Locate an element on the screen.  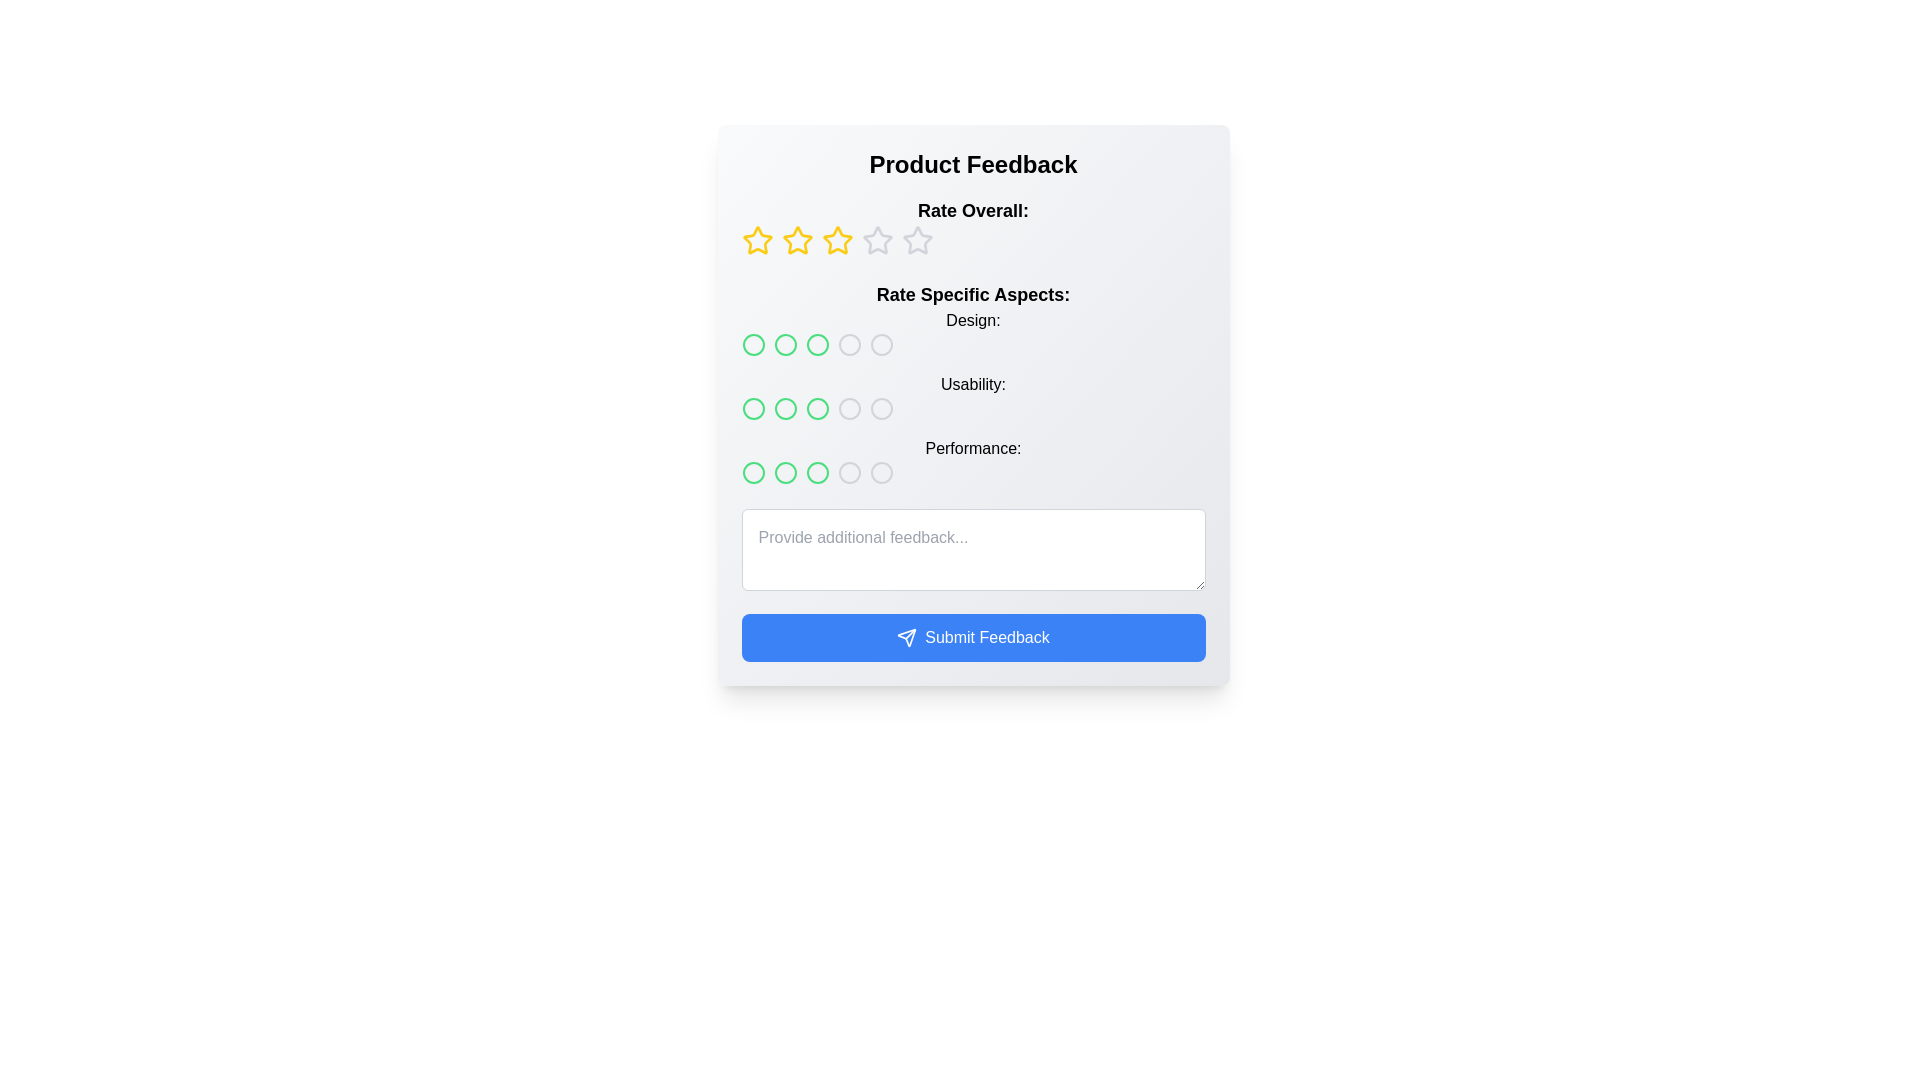
the leftmost circular button styled as a rating indicator in the 'Performance' category is located at coordinates (752, 473).